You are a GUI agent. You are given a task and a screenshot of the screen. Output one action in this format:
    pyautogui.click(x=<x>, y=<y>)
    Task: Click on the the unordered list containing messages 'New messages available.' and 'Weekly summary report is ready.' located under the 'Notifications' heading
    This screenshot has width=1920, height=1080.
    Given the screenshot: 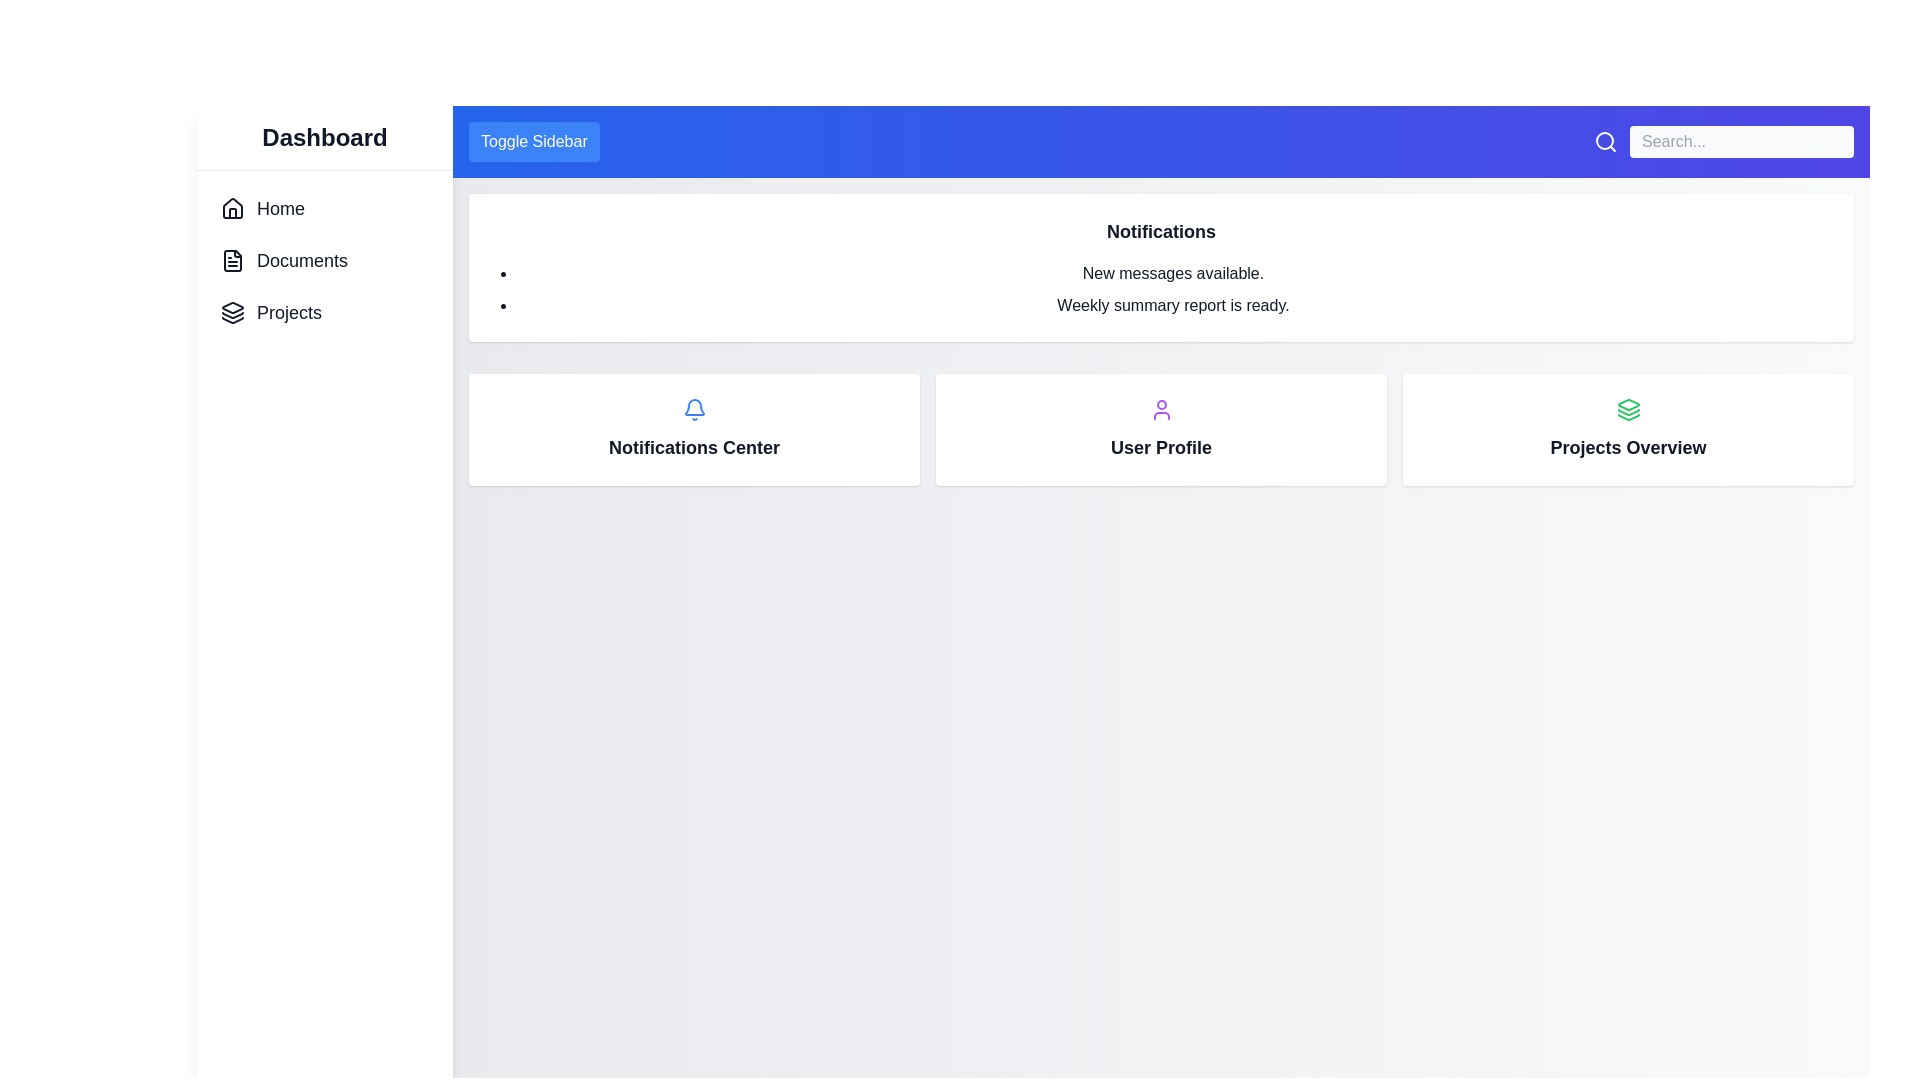 What is the action you would take?
    pyautogui.click(x=1161, y=289)
    